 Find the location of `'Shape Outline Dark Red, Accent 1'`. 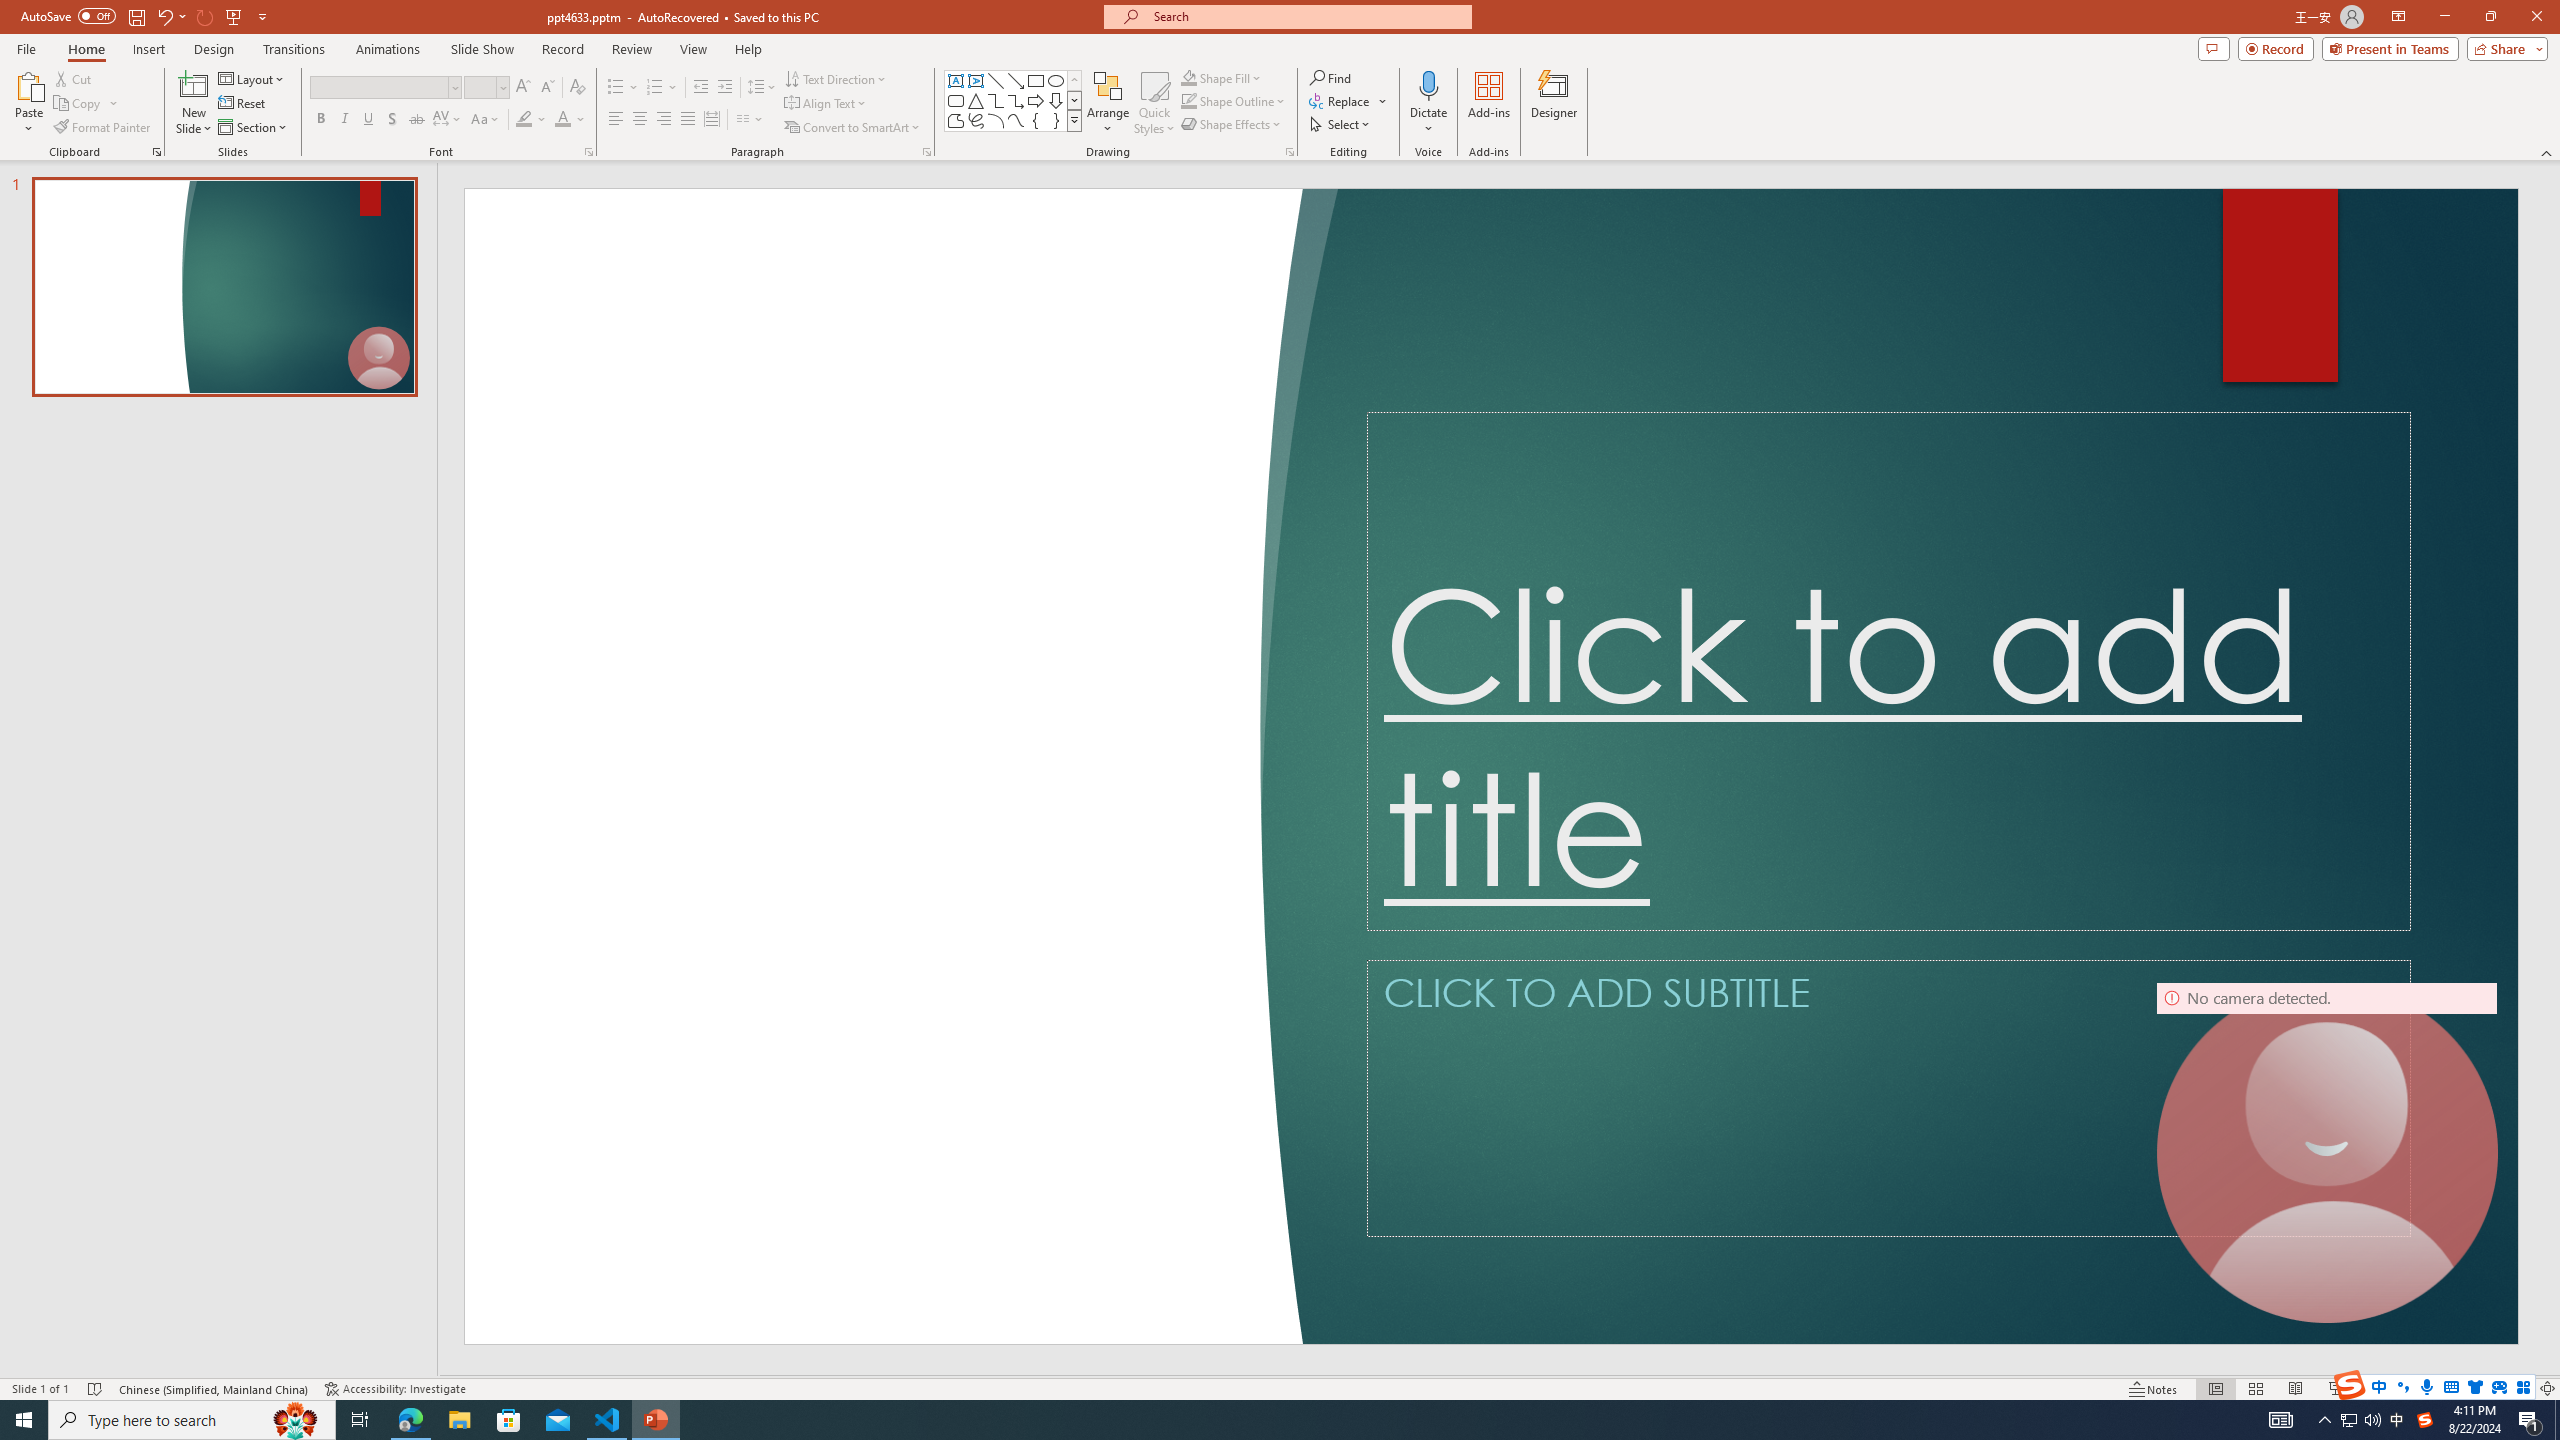

'Shape Outline Dark Red, Accent 1' is located at coordinates (1189, 99).